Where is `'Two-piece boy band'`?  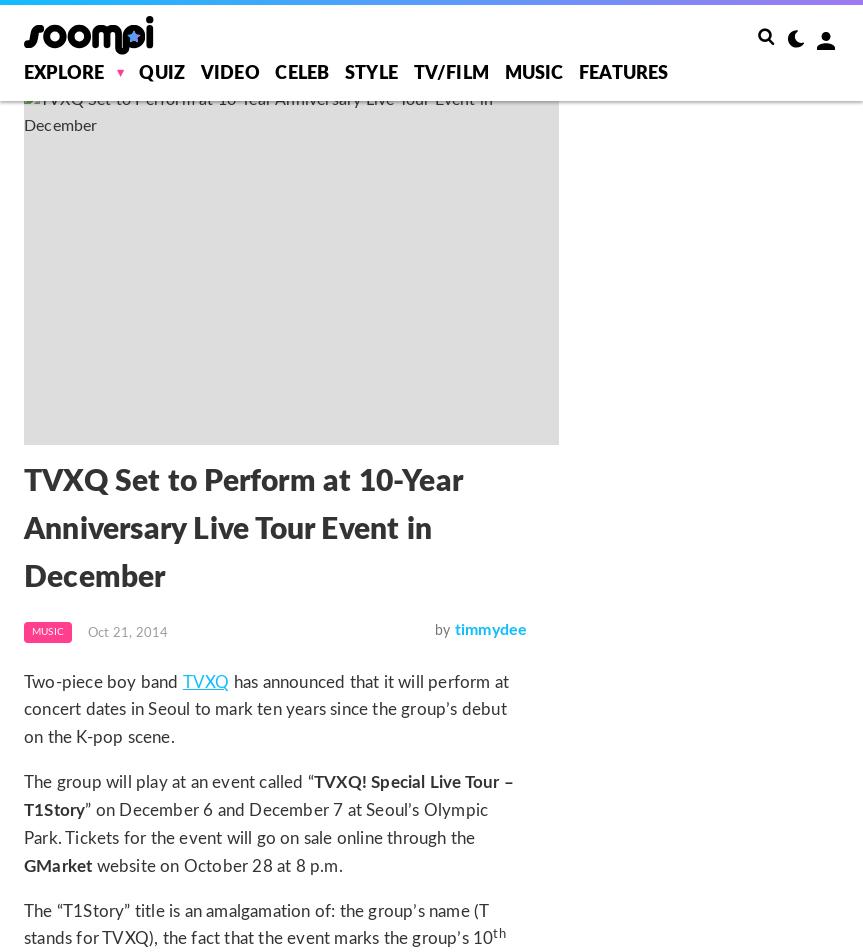 'Two-piece boy band' is located at coordinates (102, 681).